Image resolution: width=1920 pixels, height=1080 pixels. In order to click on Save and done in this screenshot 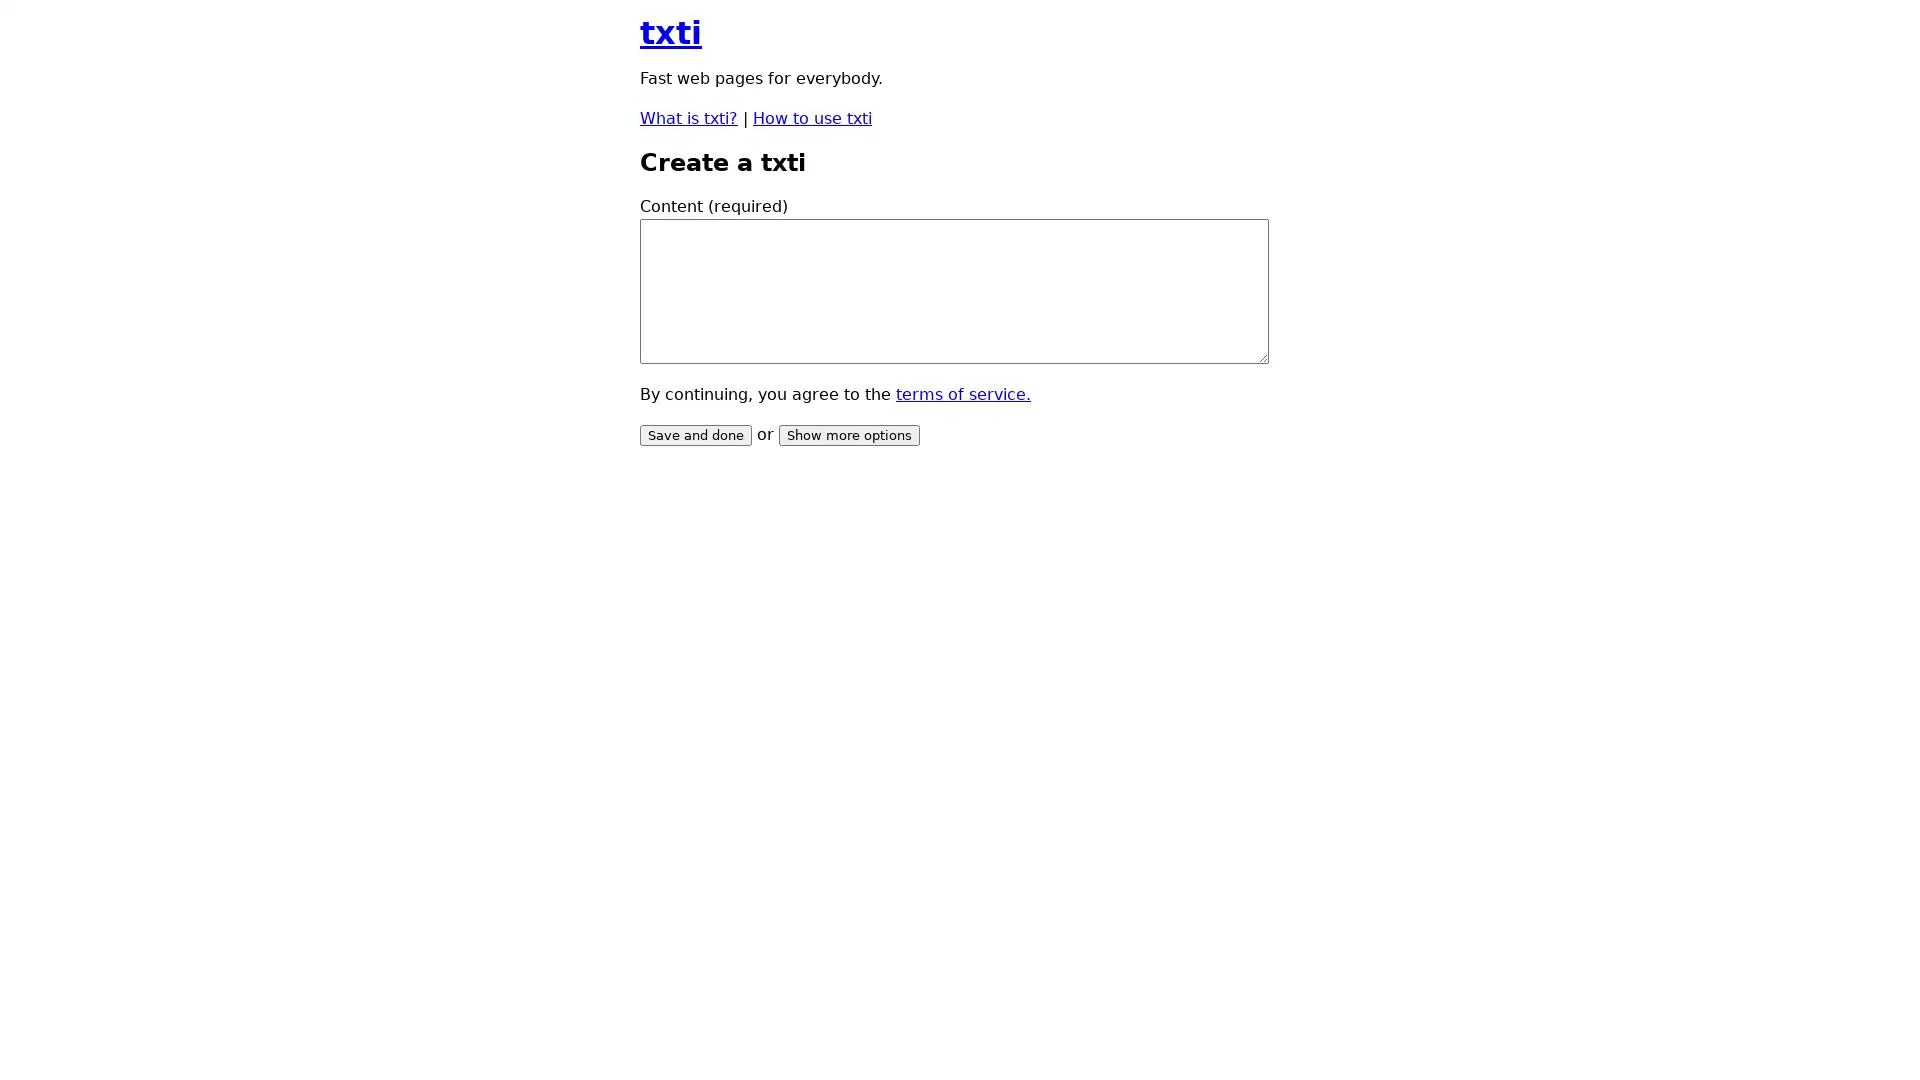, I will do `click(696, 434)`.